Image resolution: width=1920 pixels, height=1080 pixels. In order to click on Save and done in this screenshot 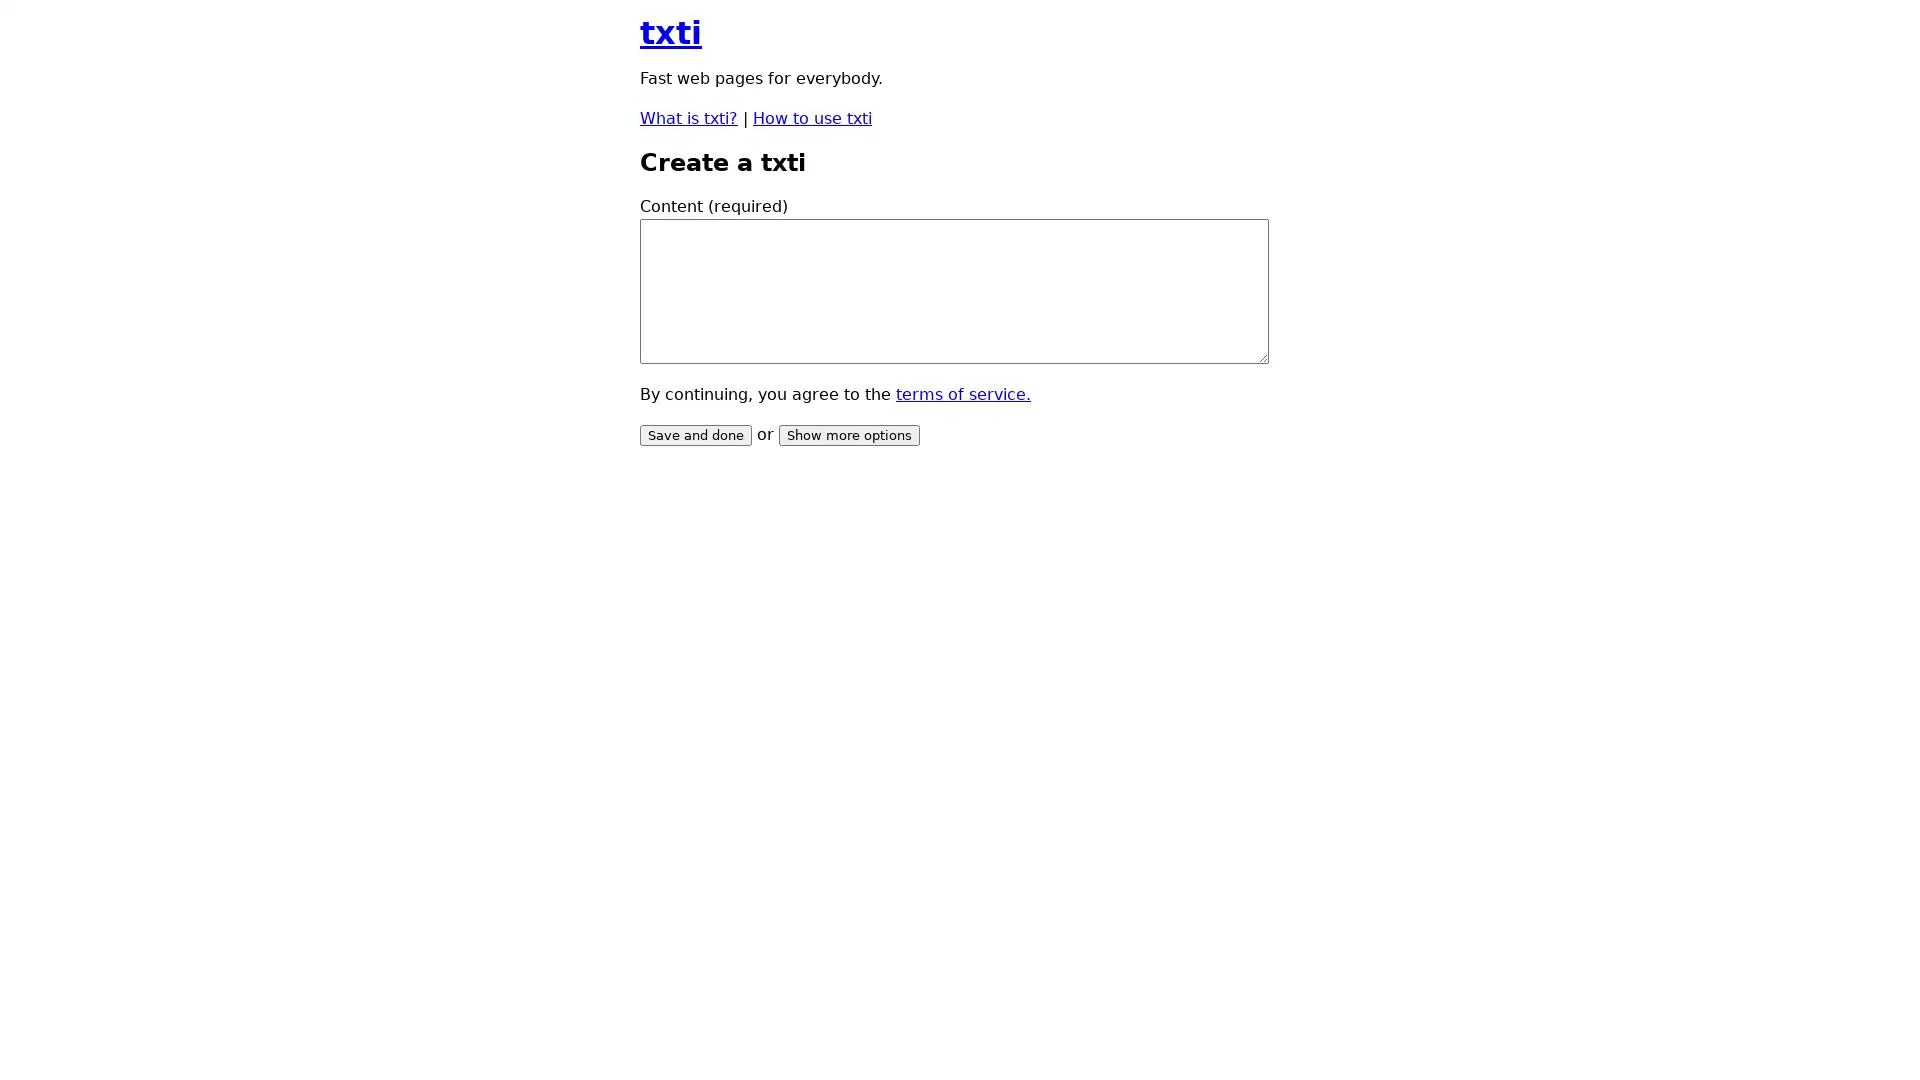, I will do `click(696, 434)`.